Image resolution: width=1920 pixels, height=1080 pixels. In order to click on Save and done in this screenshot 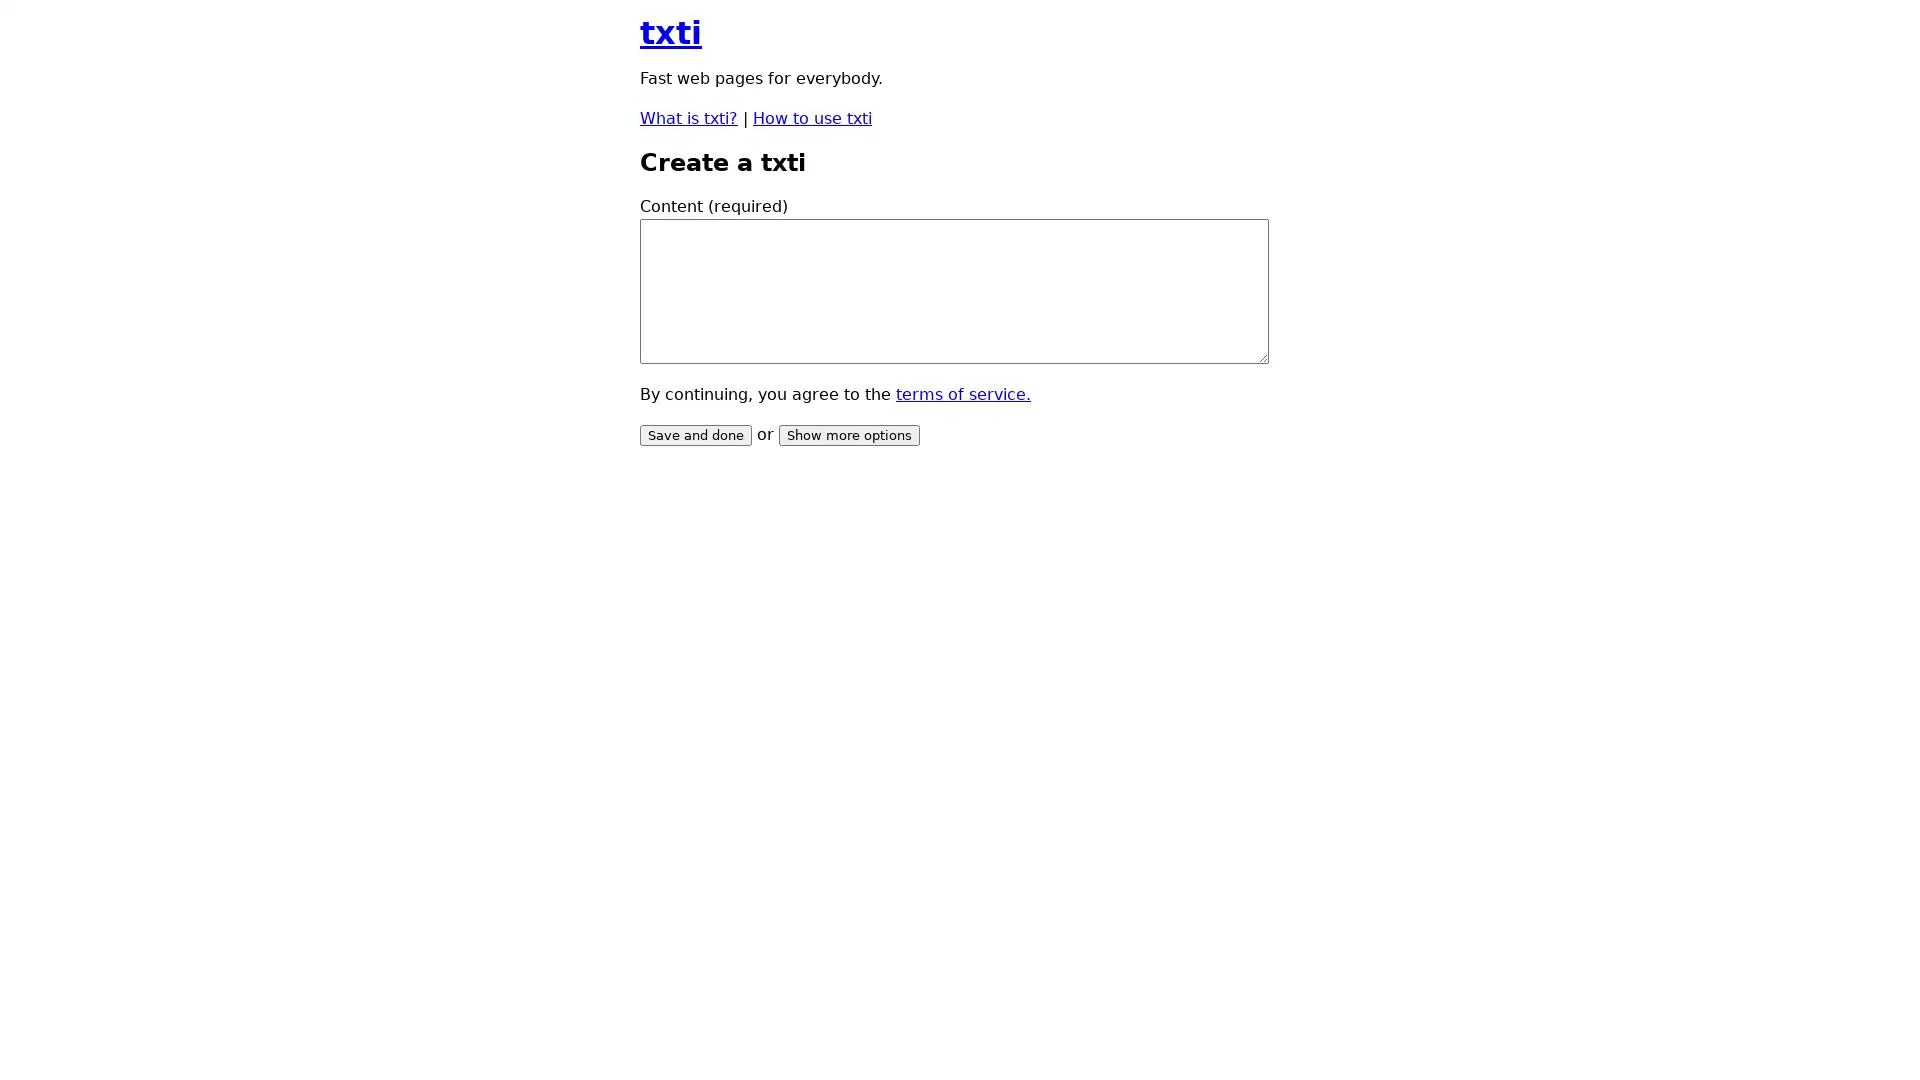, I will do `click(696, 434)`.